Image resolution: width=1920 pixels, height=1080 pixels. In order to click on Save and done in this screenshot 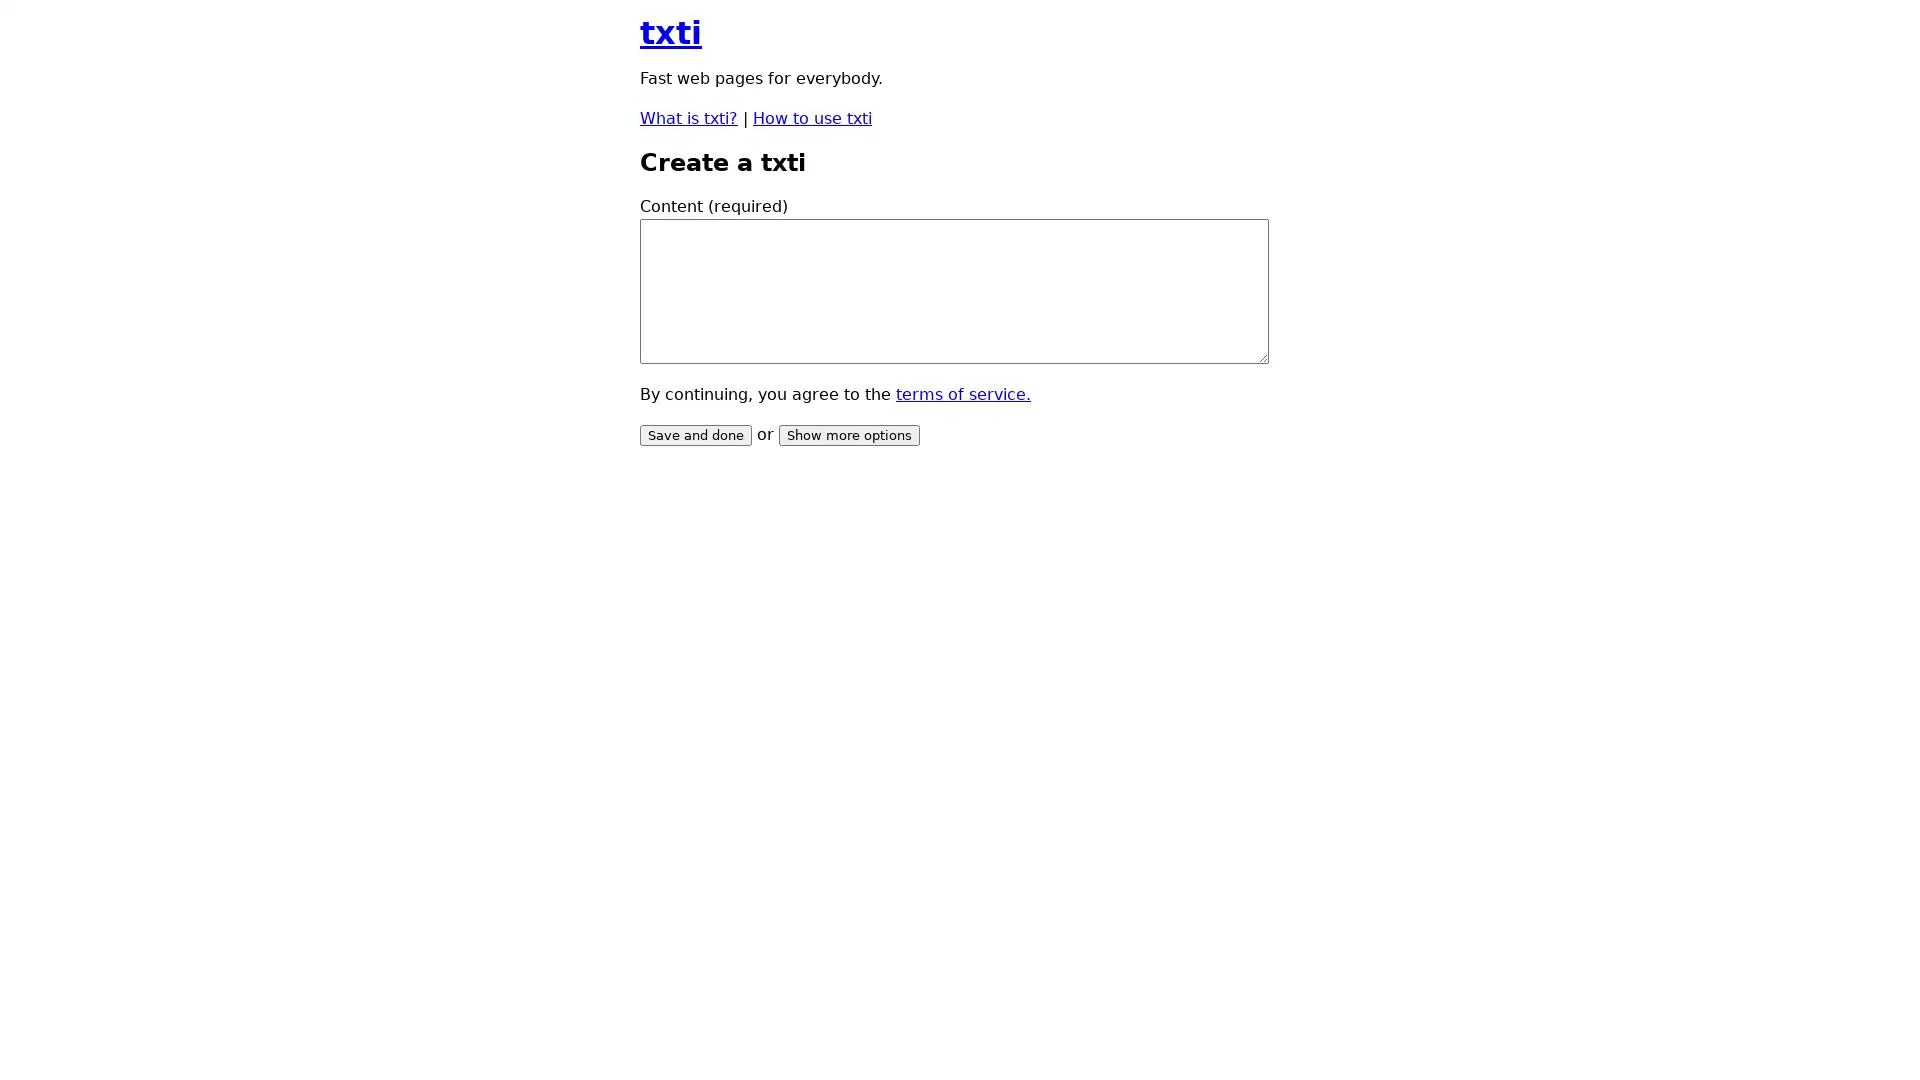, I will do `click(696, 434)`.